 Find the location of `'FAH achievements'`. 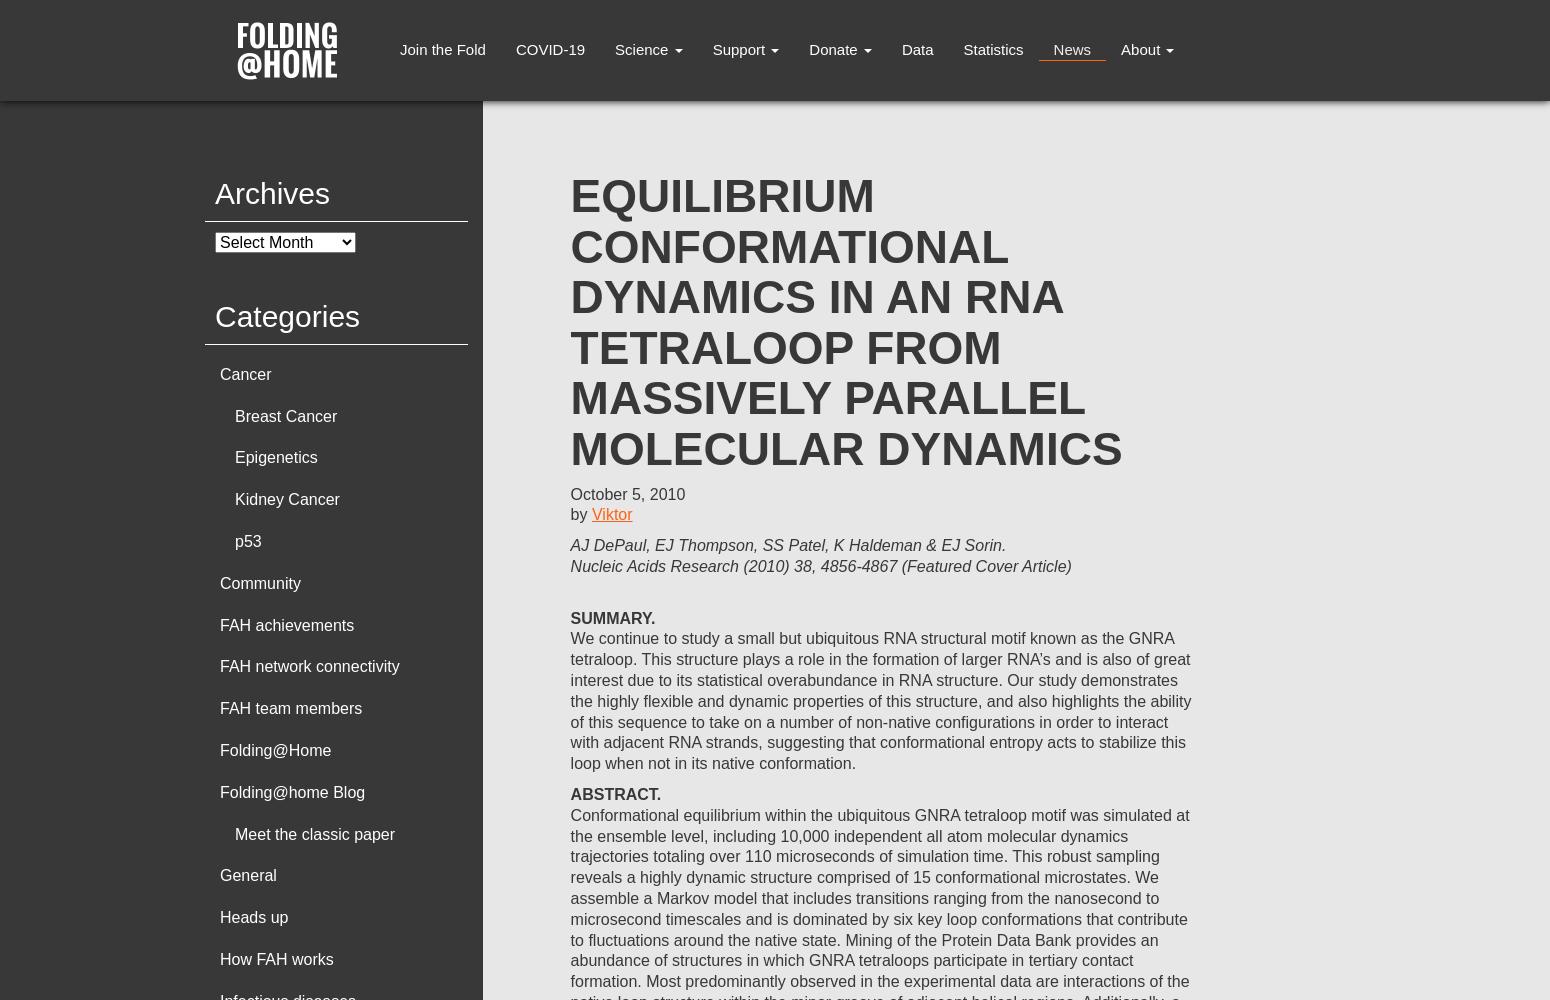

'FAH achievements' is located at coordinates (218, 623).